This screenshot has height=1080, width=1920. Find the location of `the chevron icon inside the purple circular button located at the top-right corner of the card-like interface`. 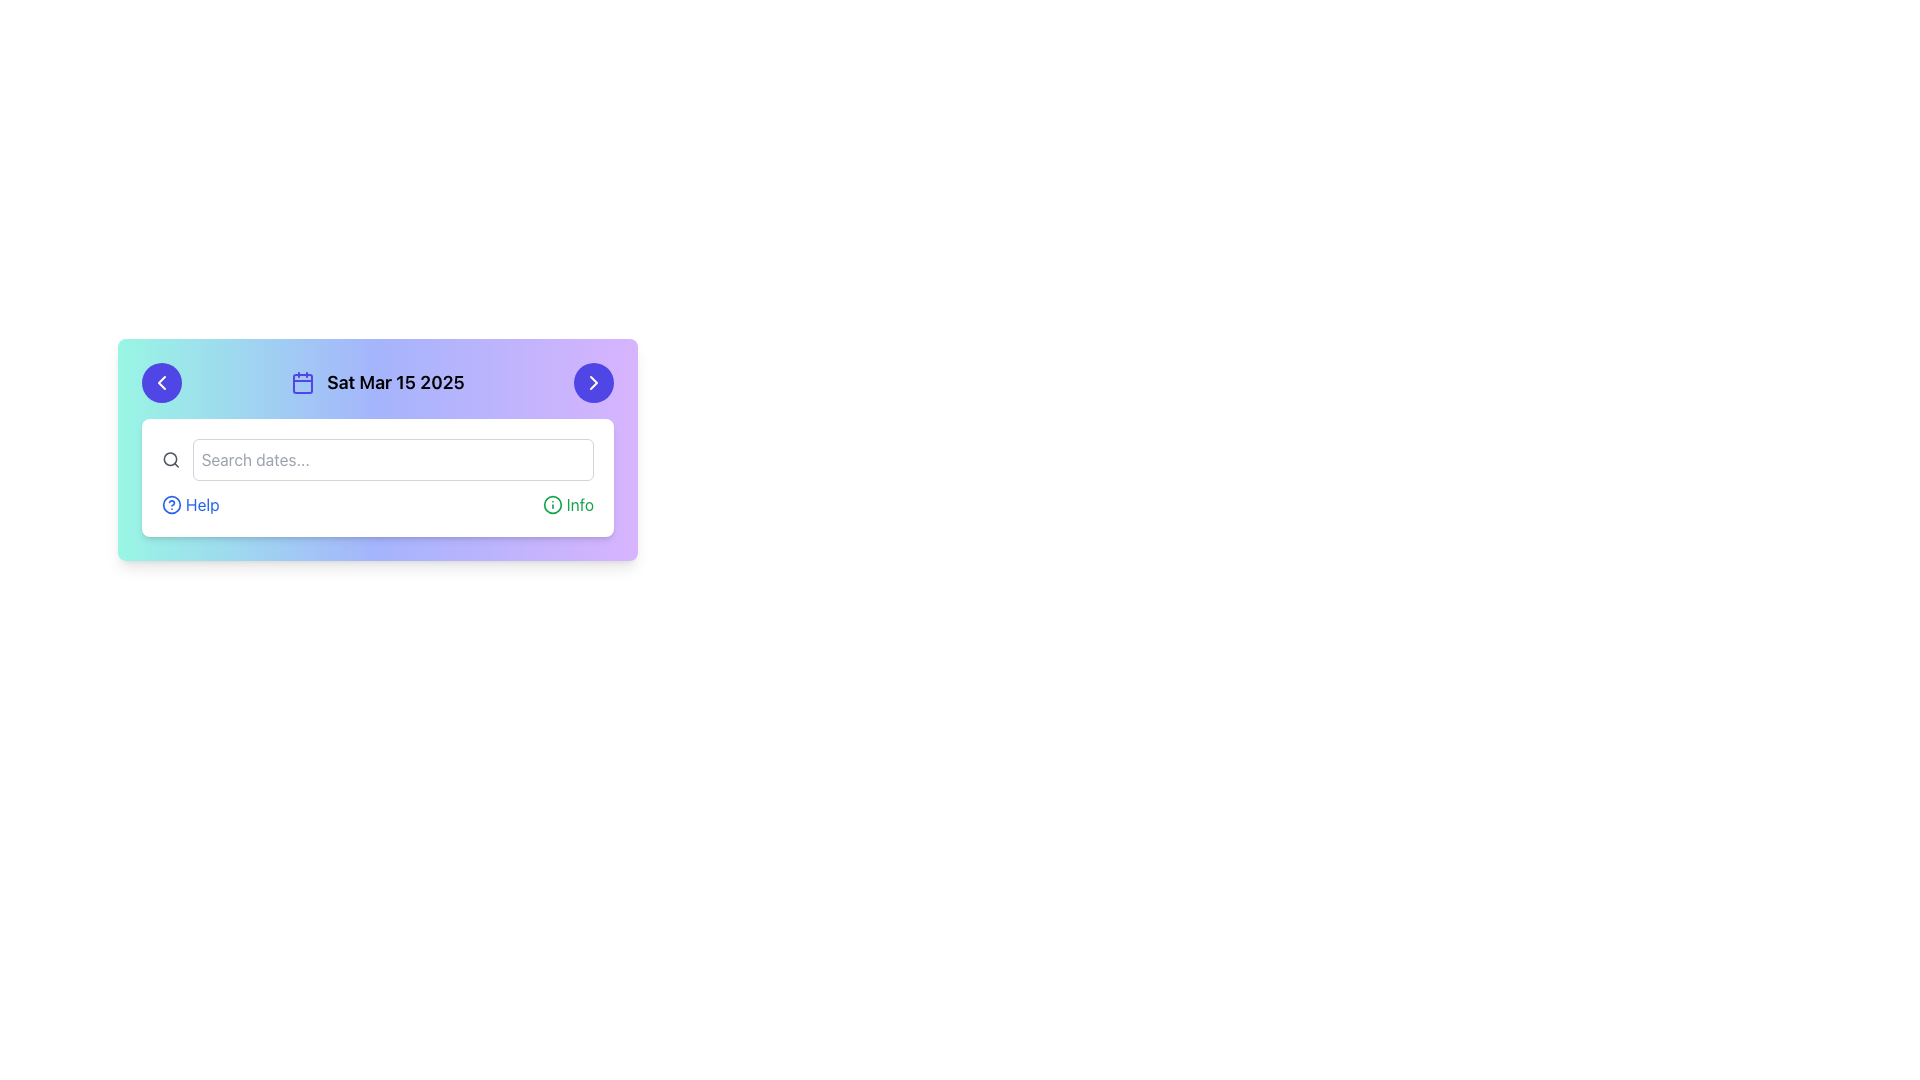

the chevron icon inside the purple circular button located at the top-right corner of the card-like interface is located at coordinates (593, 382).